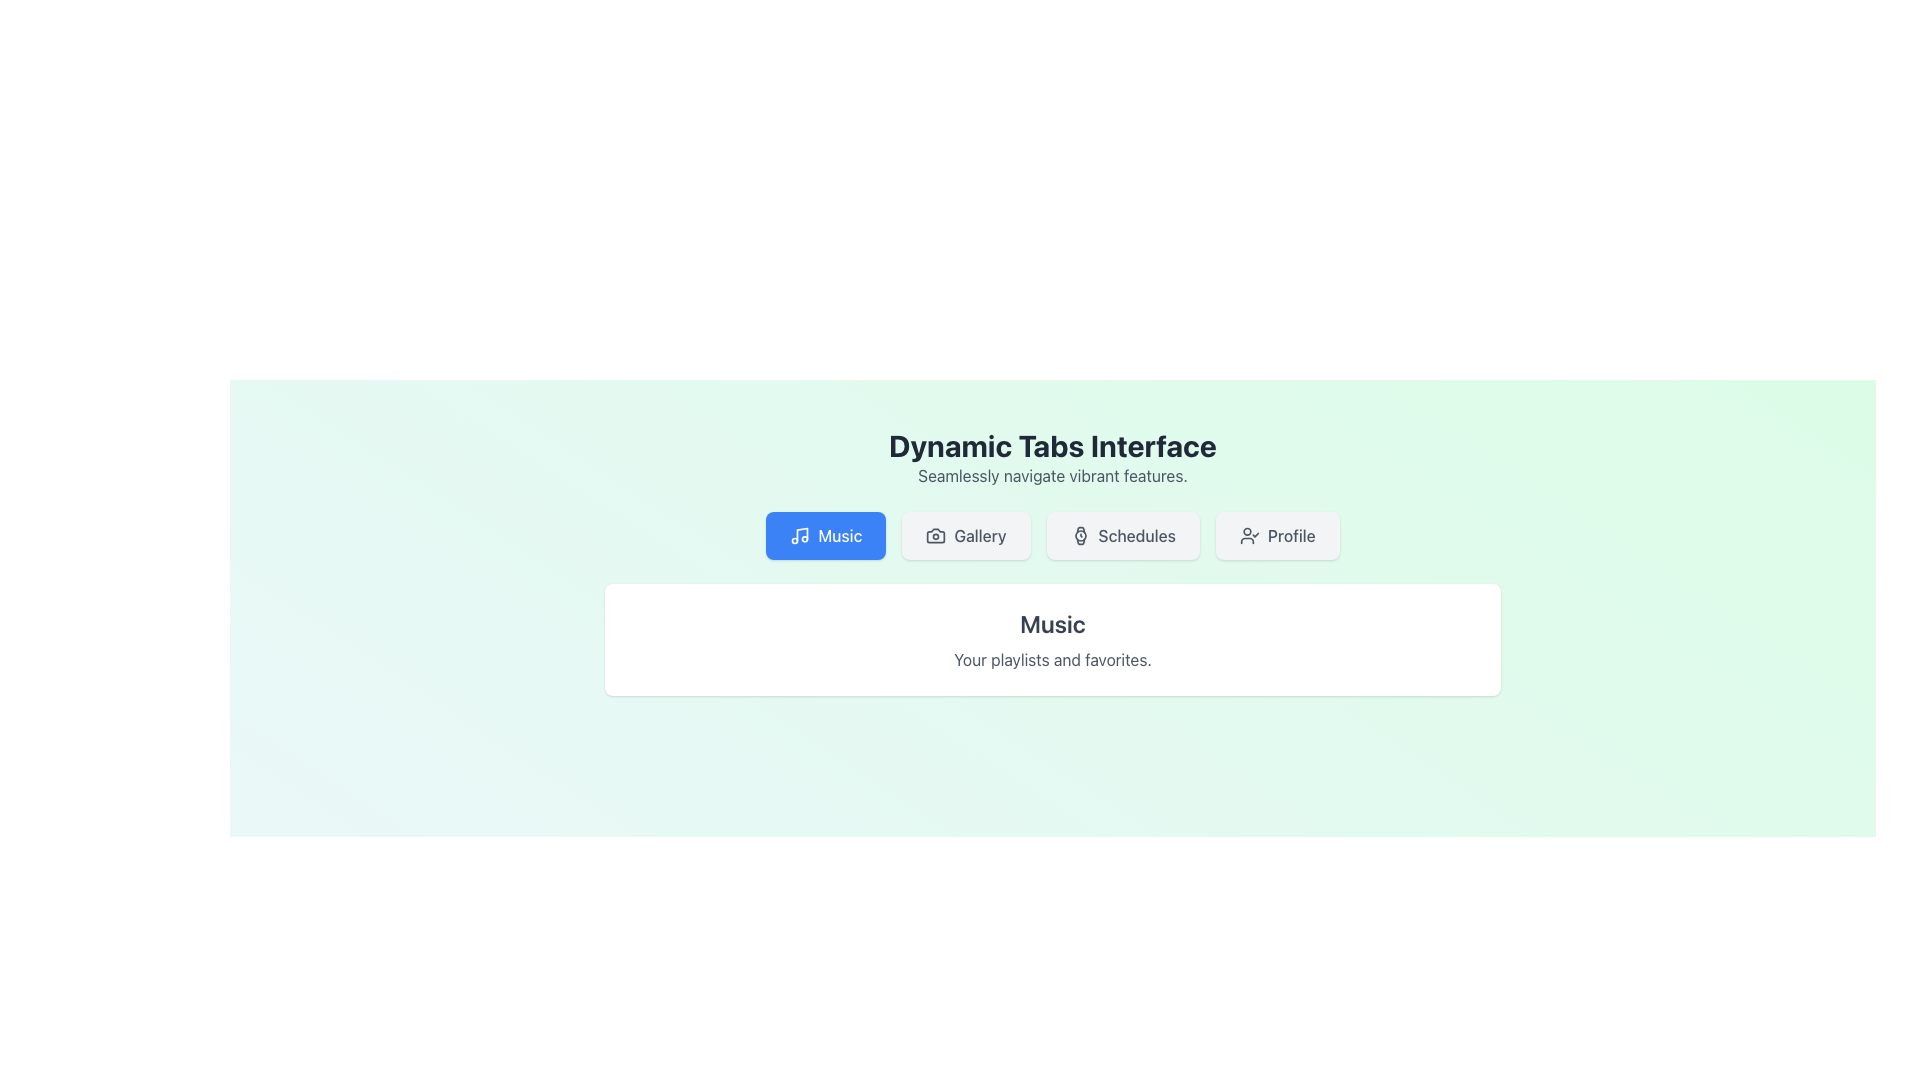  What do you see at coordinates (1137, 535) in the screenshot?
I see `the 'Schedules' label` at bounding box center [1137, 535].